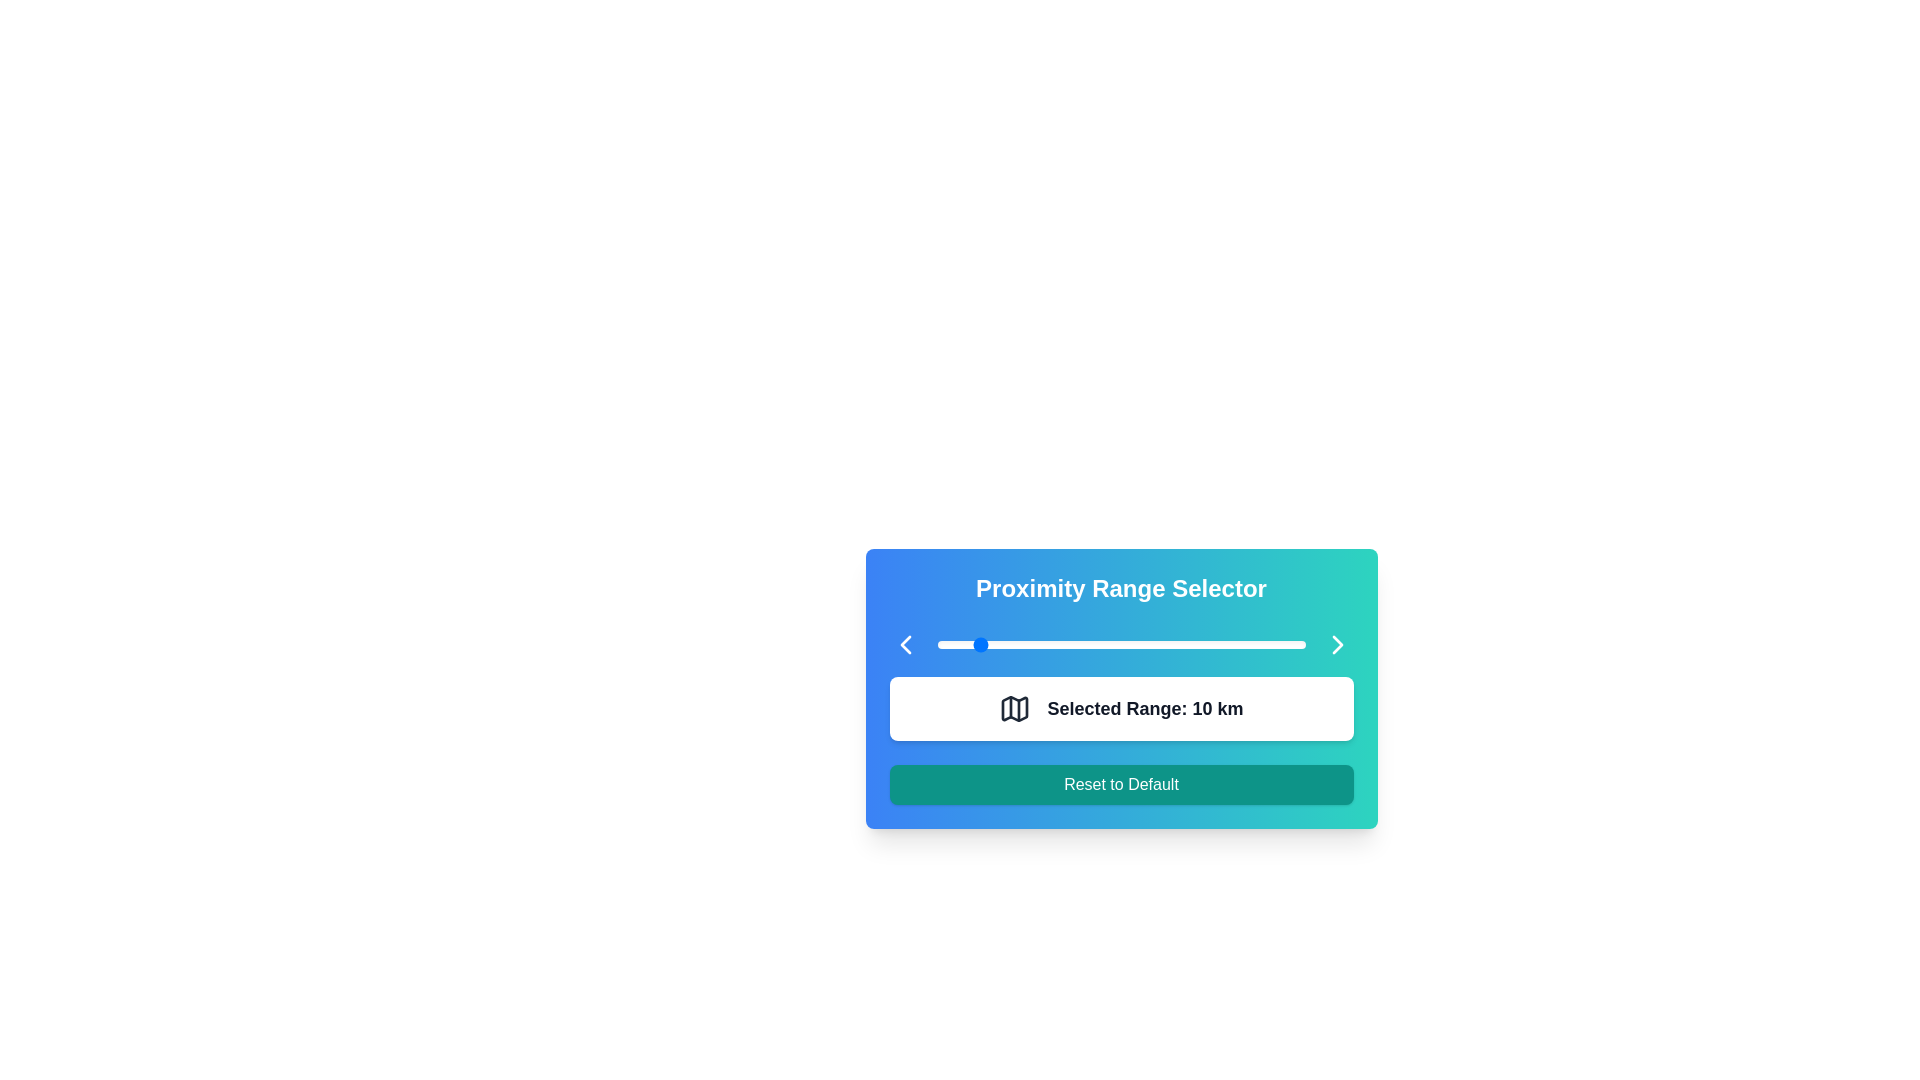 The image size is (1920, 1080). Describe the element at coordinates (904, 644) in the screenshot. I see `the button located at the far left of the horizontal alignment bar in the 'Proximity Range Selector' card to decrease a value or navigate backwards` at that location.